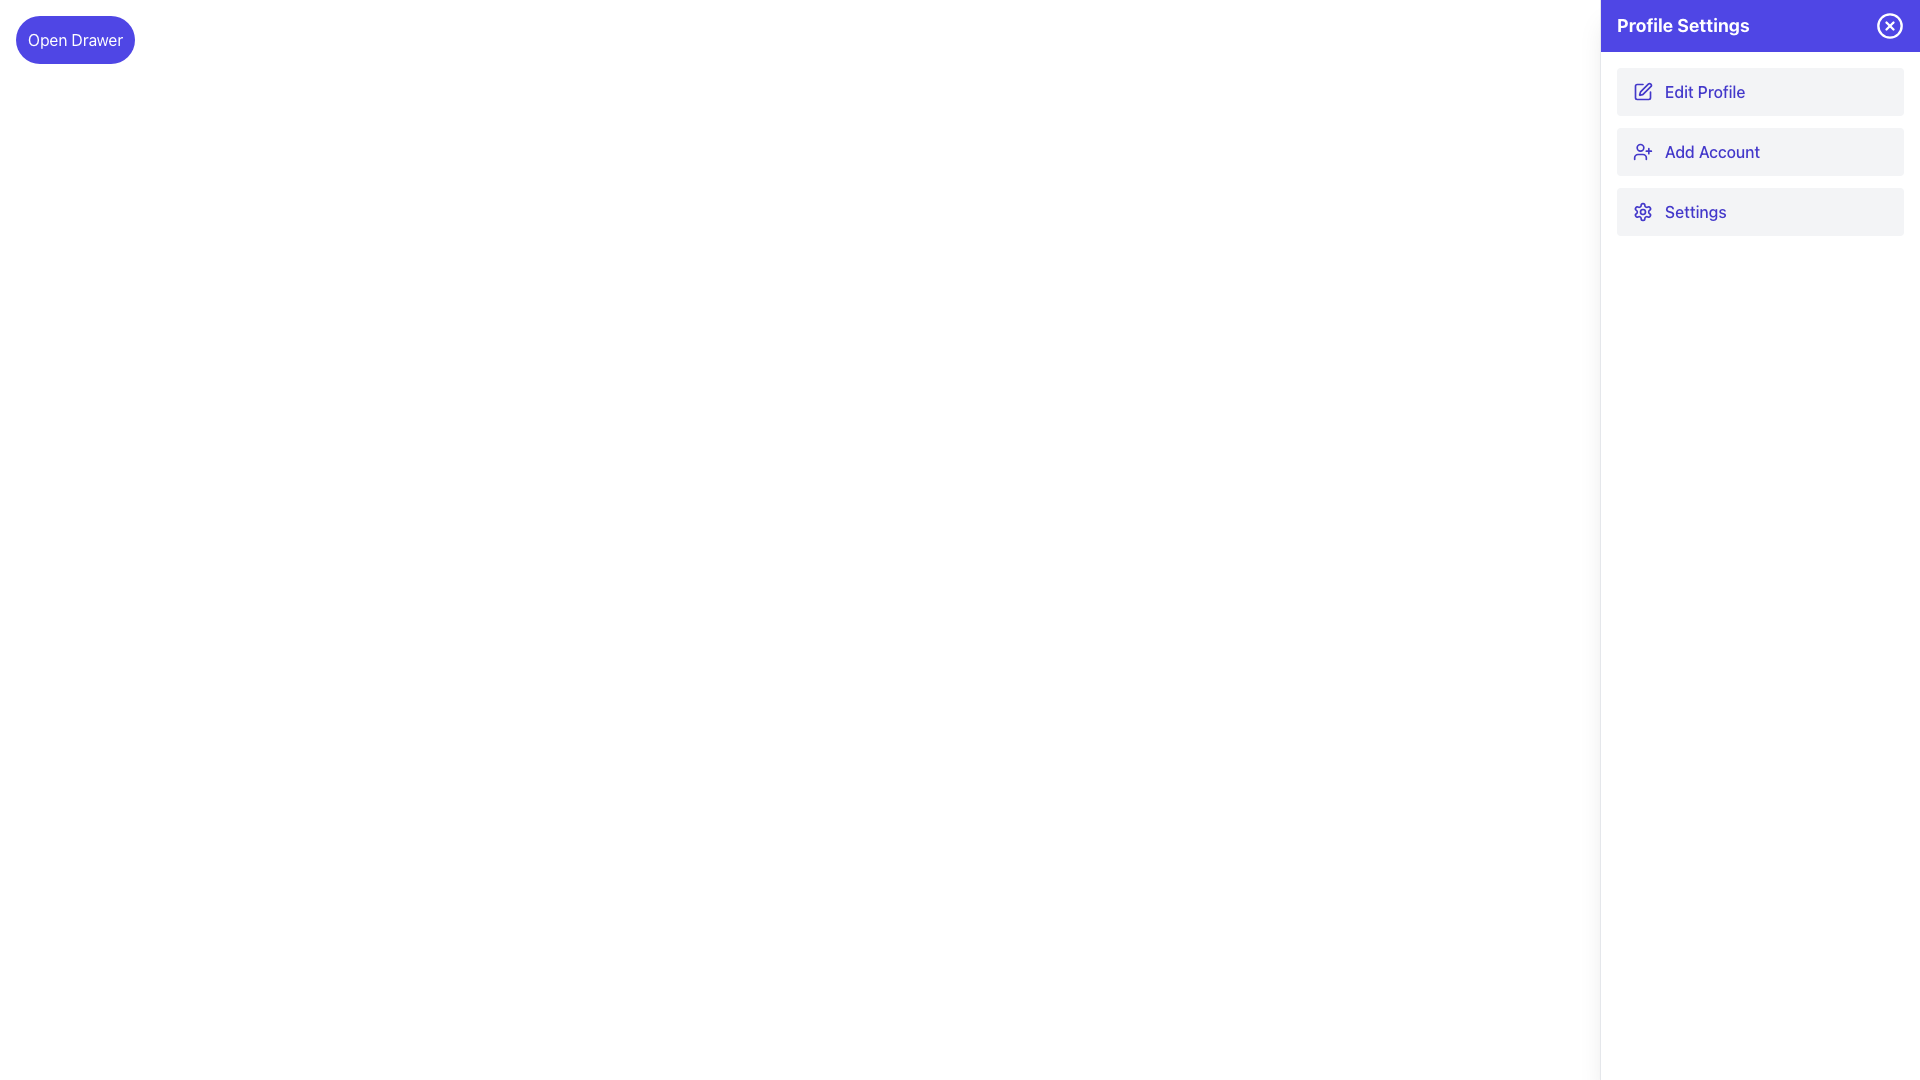 The image size is (1920, 1080). What do you see at coordinates (1889, 26) in the screenshot?
I see `the close button located` at bounding box center [1889, 26].